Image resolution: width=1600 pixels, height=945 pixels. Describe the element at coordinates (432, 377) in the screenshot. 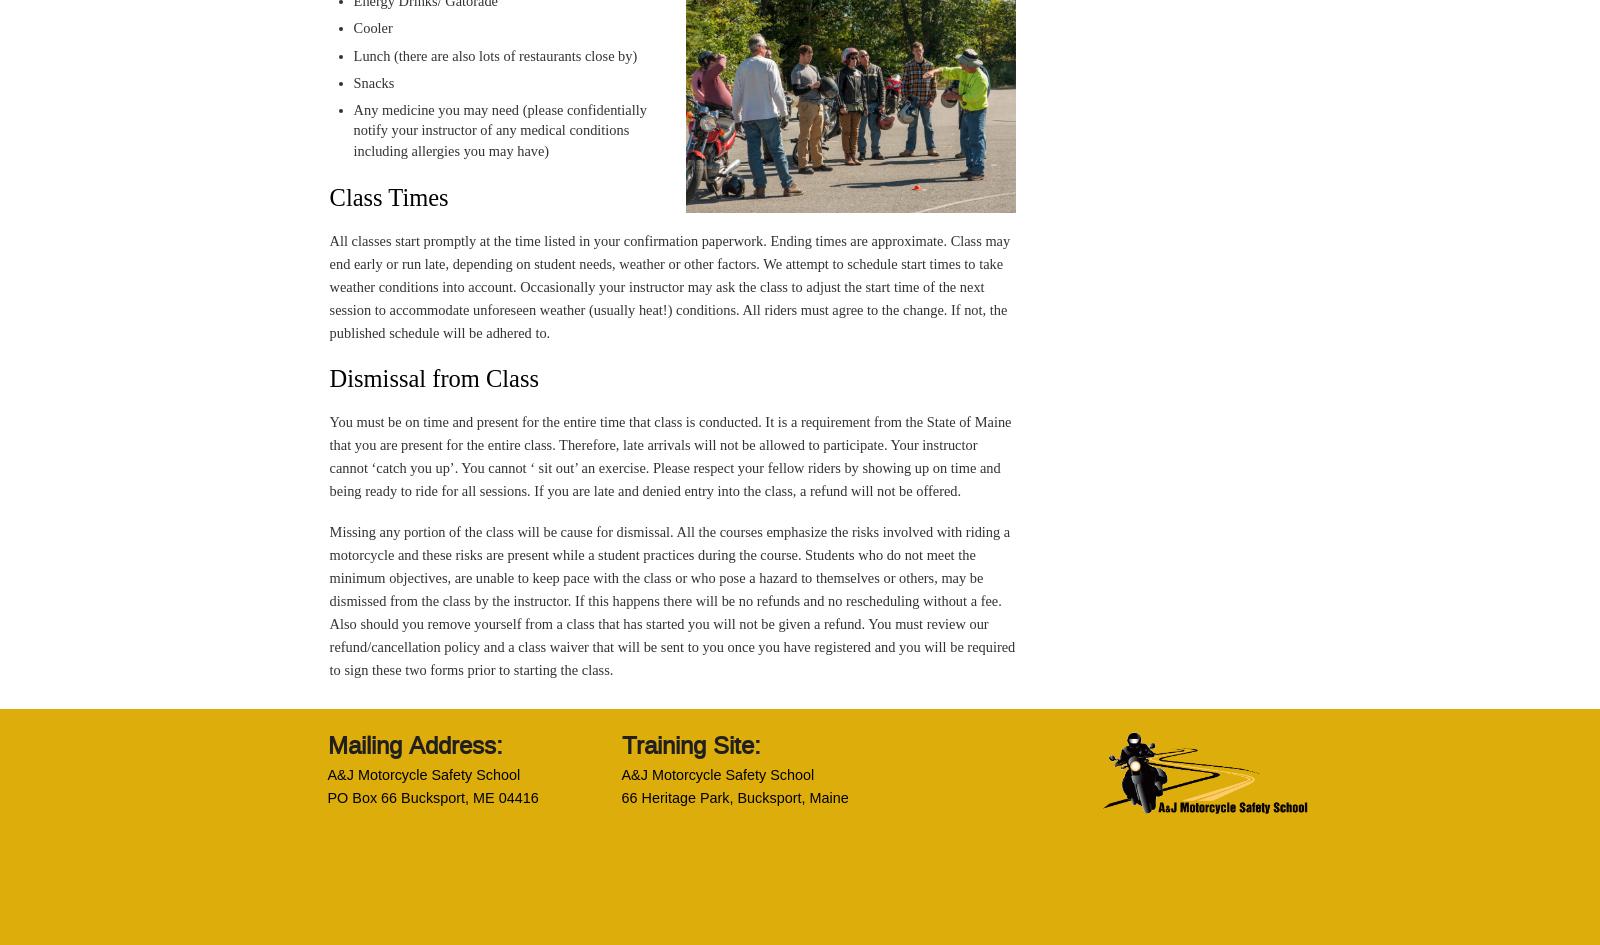

I see `'Dismissal from Class'` at that location.